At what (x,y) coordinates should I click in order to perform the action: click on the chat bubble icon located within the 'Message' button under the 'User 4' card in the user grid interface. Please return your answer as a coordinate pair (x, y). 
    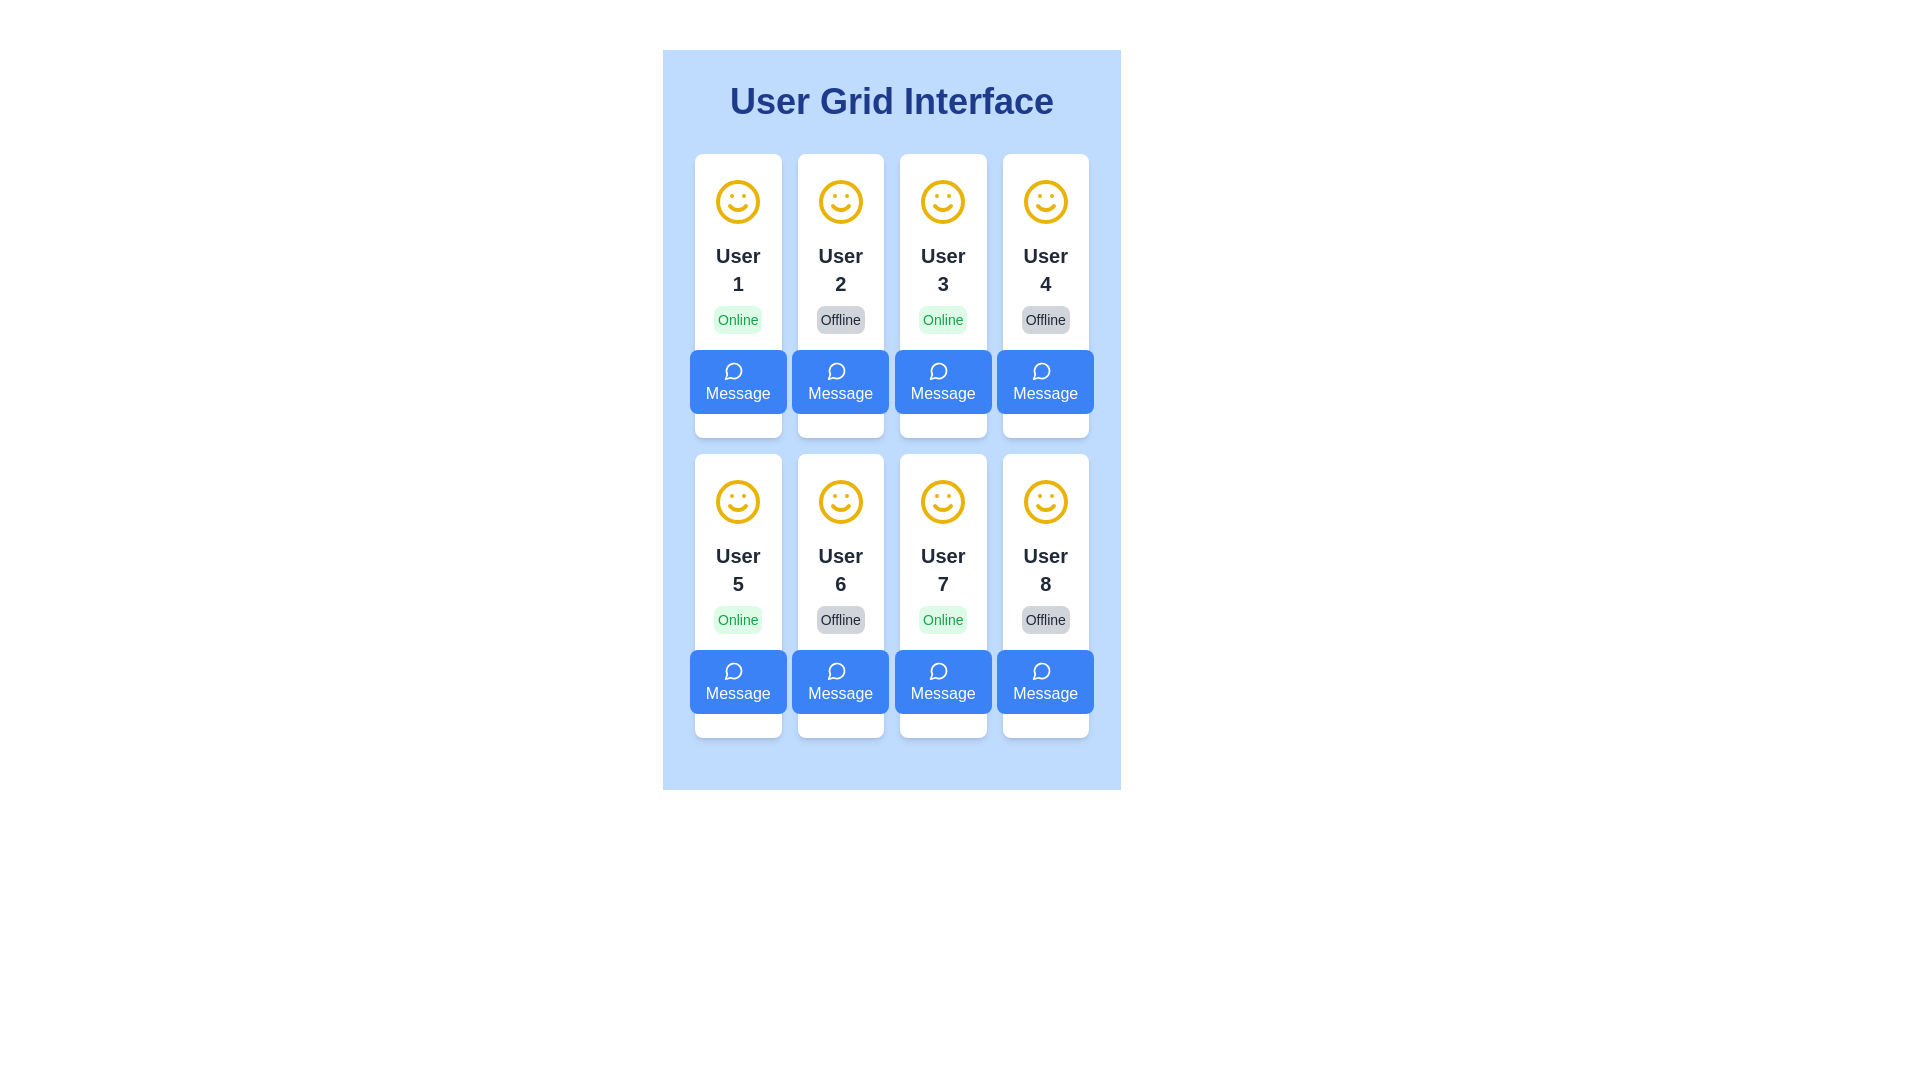
    Looking at the image, I should click on (1040, 370).